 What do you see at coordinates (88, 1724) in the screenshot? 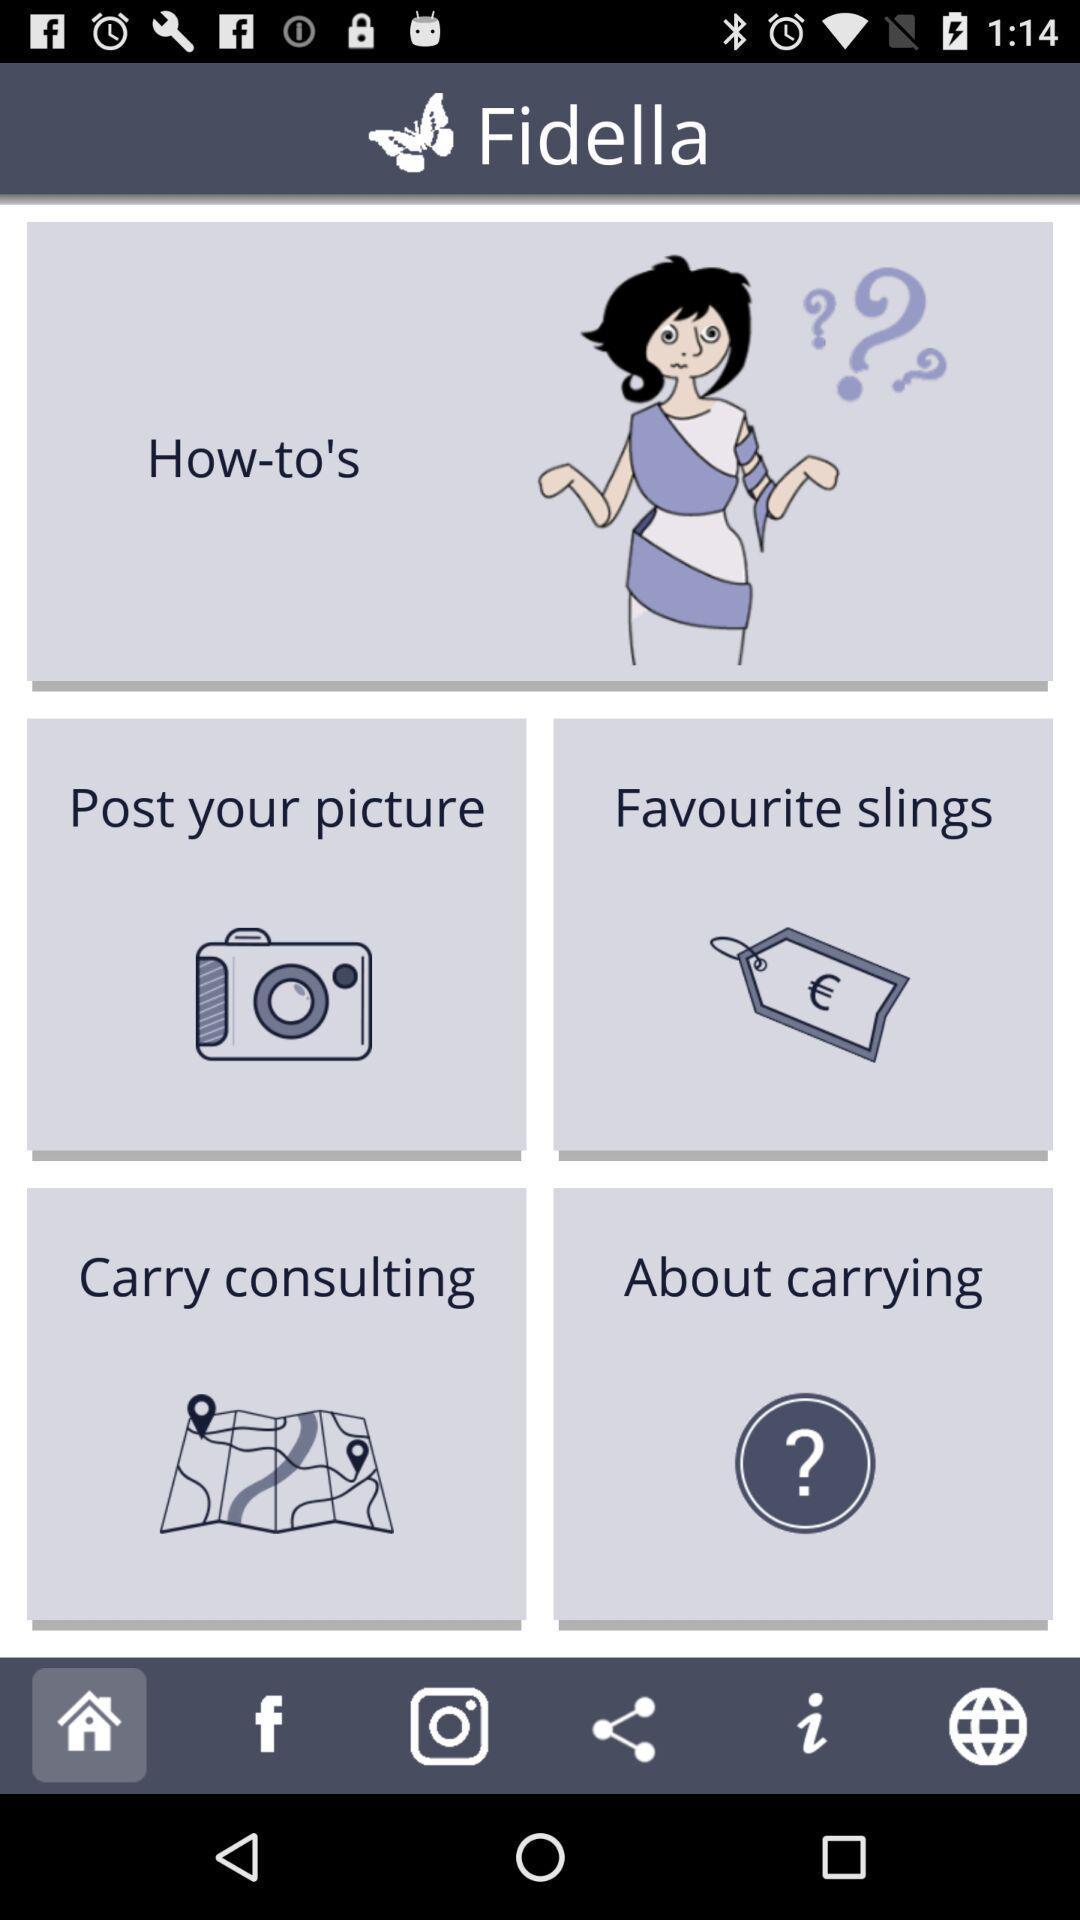
I see `to home option` at bounding box center [88, 1724].